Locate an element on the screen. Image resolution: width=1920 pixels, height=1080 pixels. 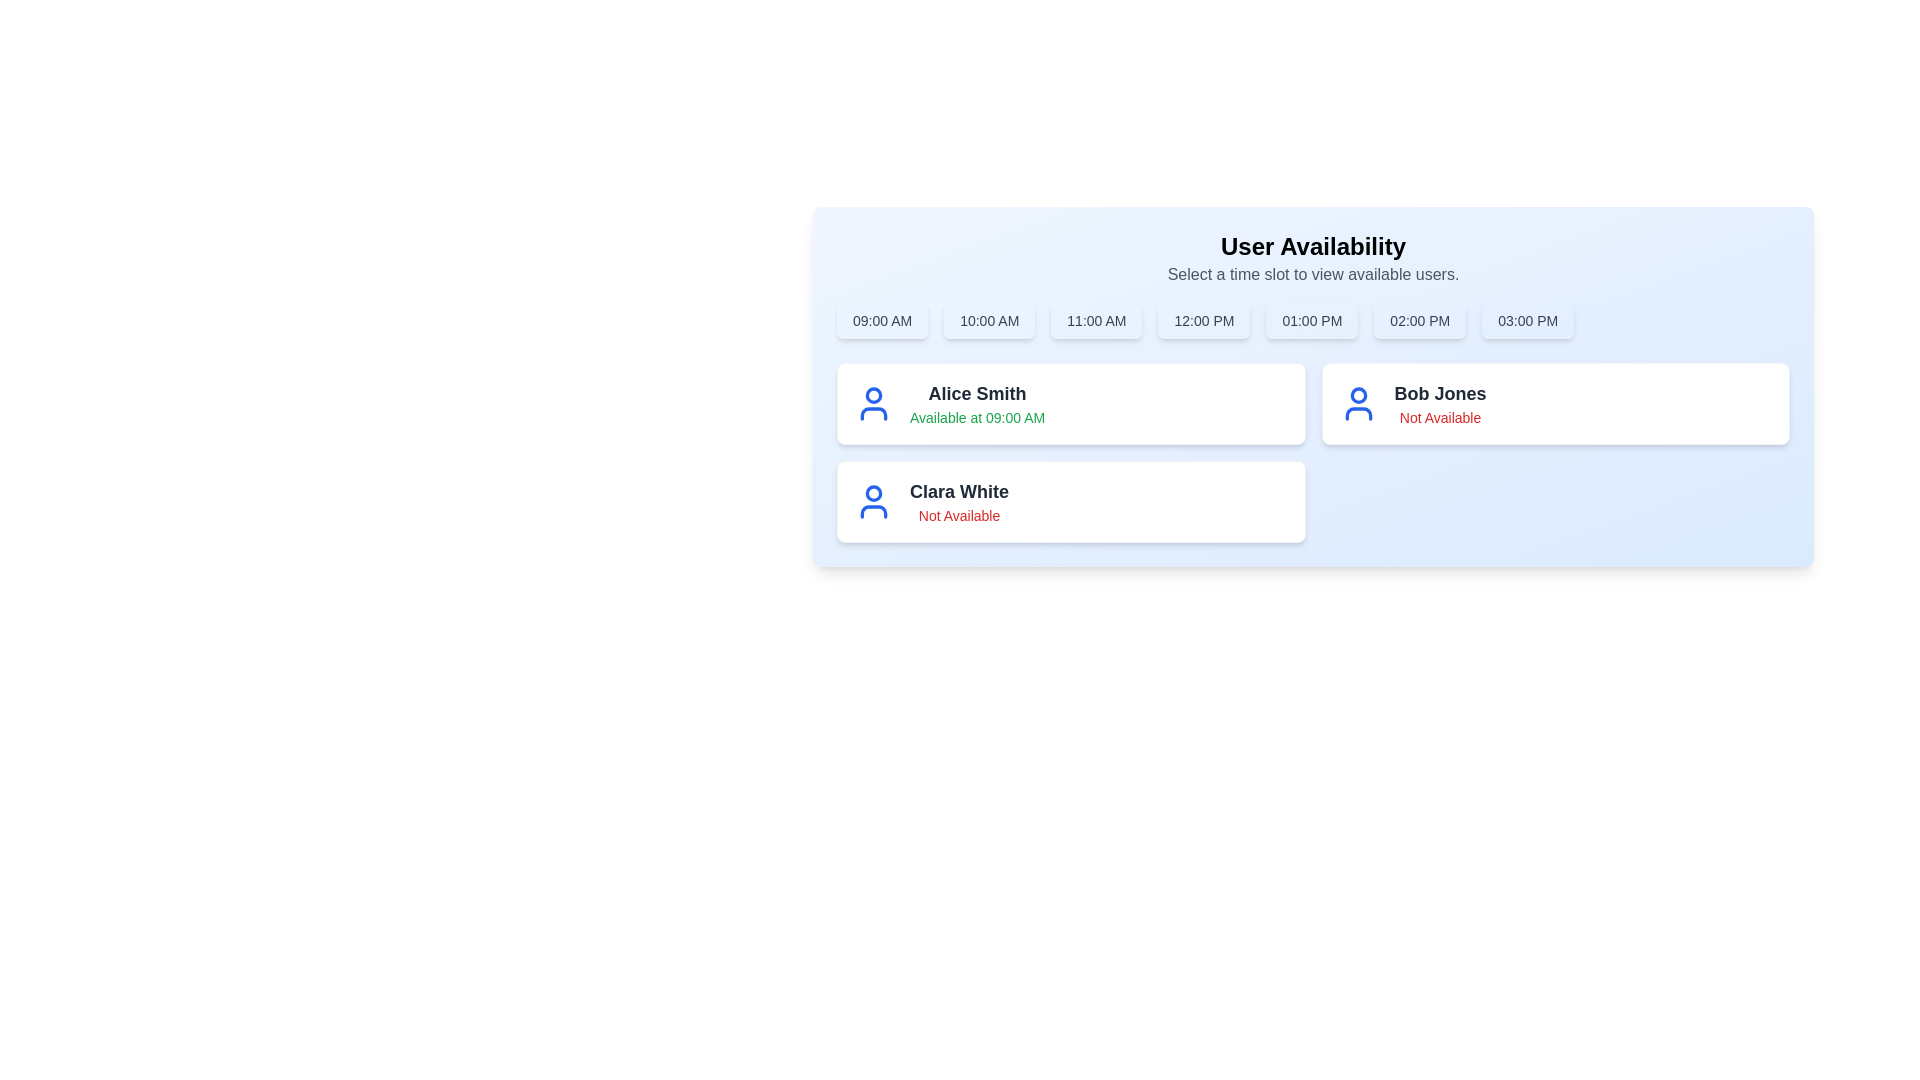
the SVG circle element that represents the head portion of the user icon for Clara White in the user availability list is located at coordinates (873, 493).